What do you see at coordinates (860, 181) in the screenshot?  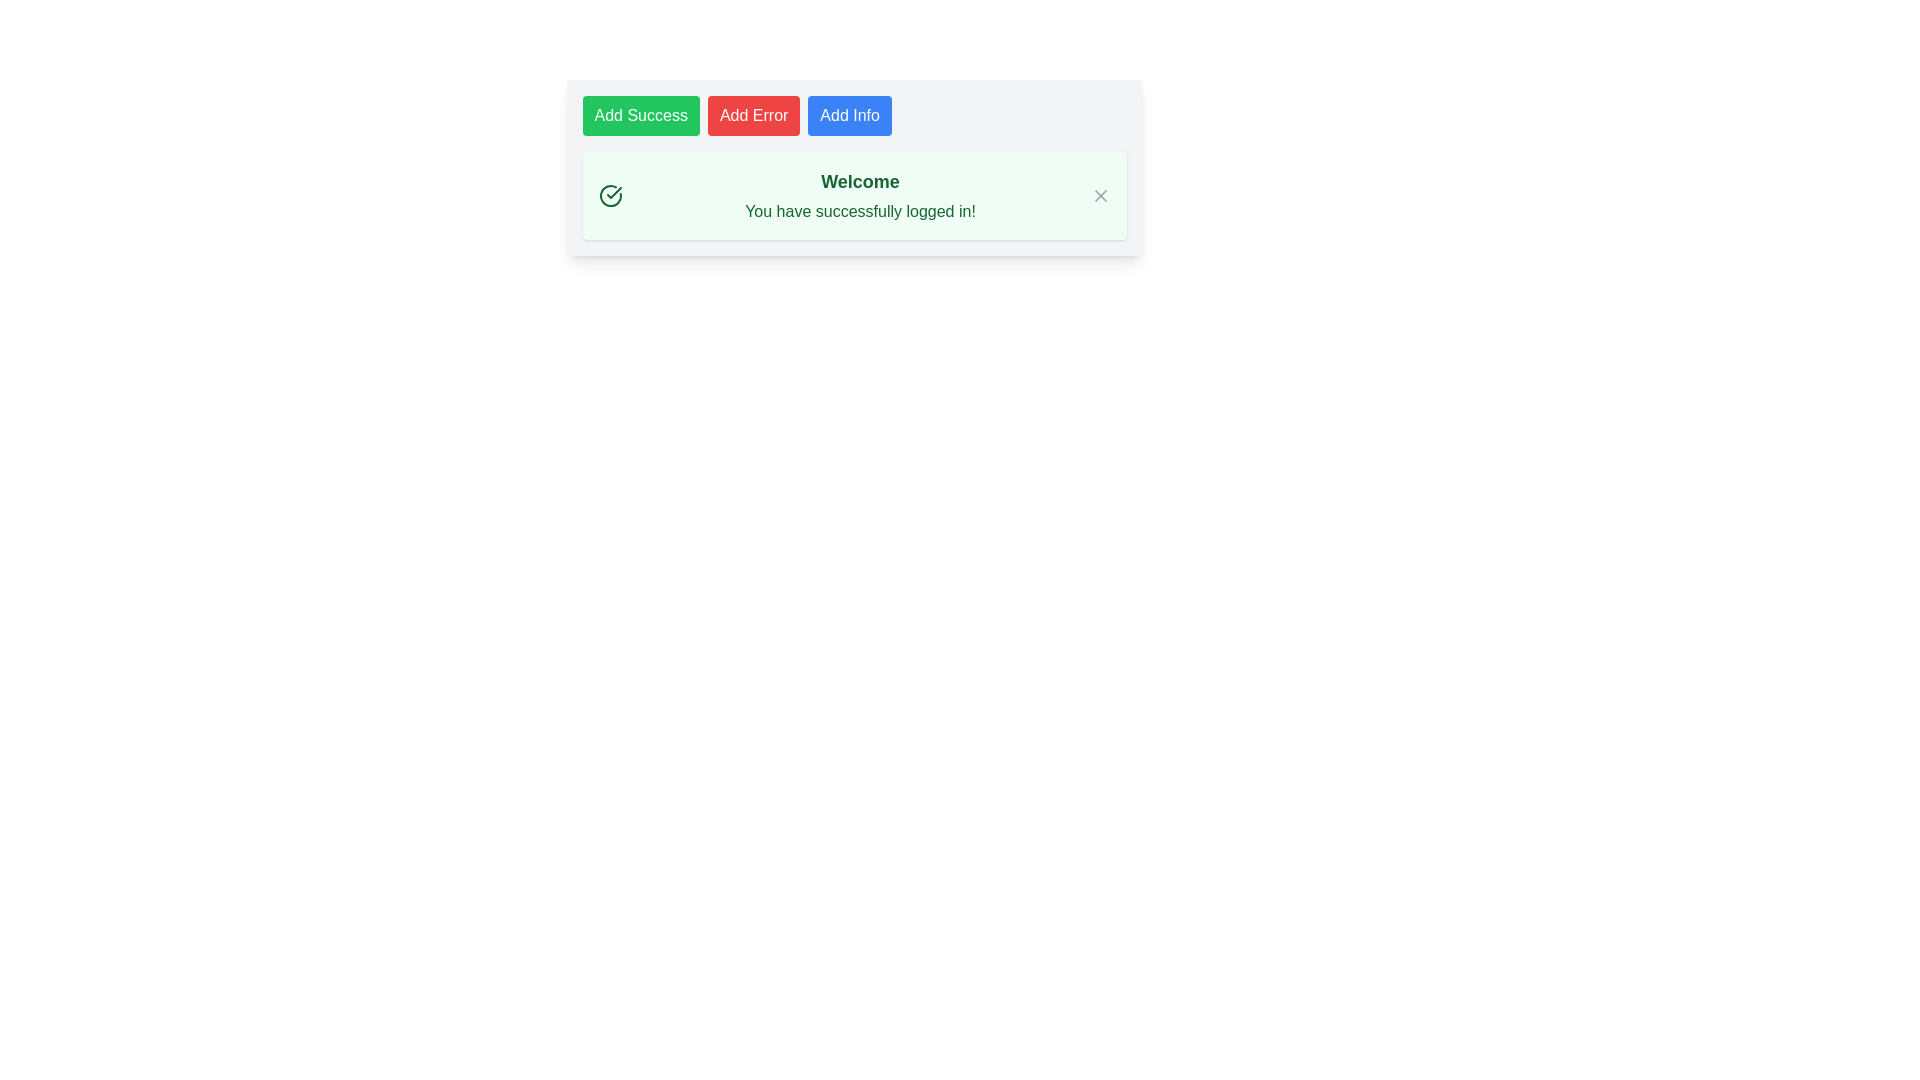 I see `the text element displaying 'Welcome', which is styled in bold, large, and green color, positioned centrally above the text 'You have successfully logged in!' within a notification-like box` at bounding box center [860, 181].